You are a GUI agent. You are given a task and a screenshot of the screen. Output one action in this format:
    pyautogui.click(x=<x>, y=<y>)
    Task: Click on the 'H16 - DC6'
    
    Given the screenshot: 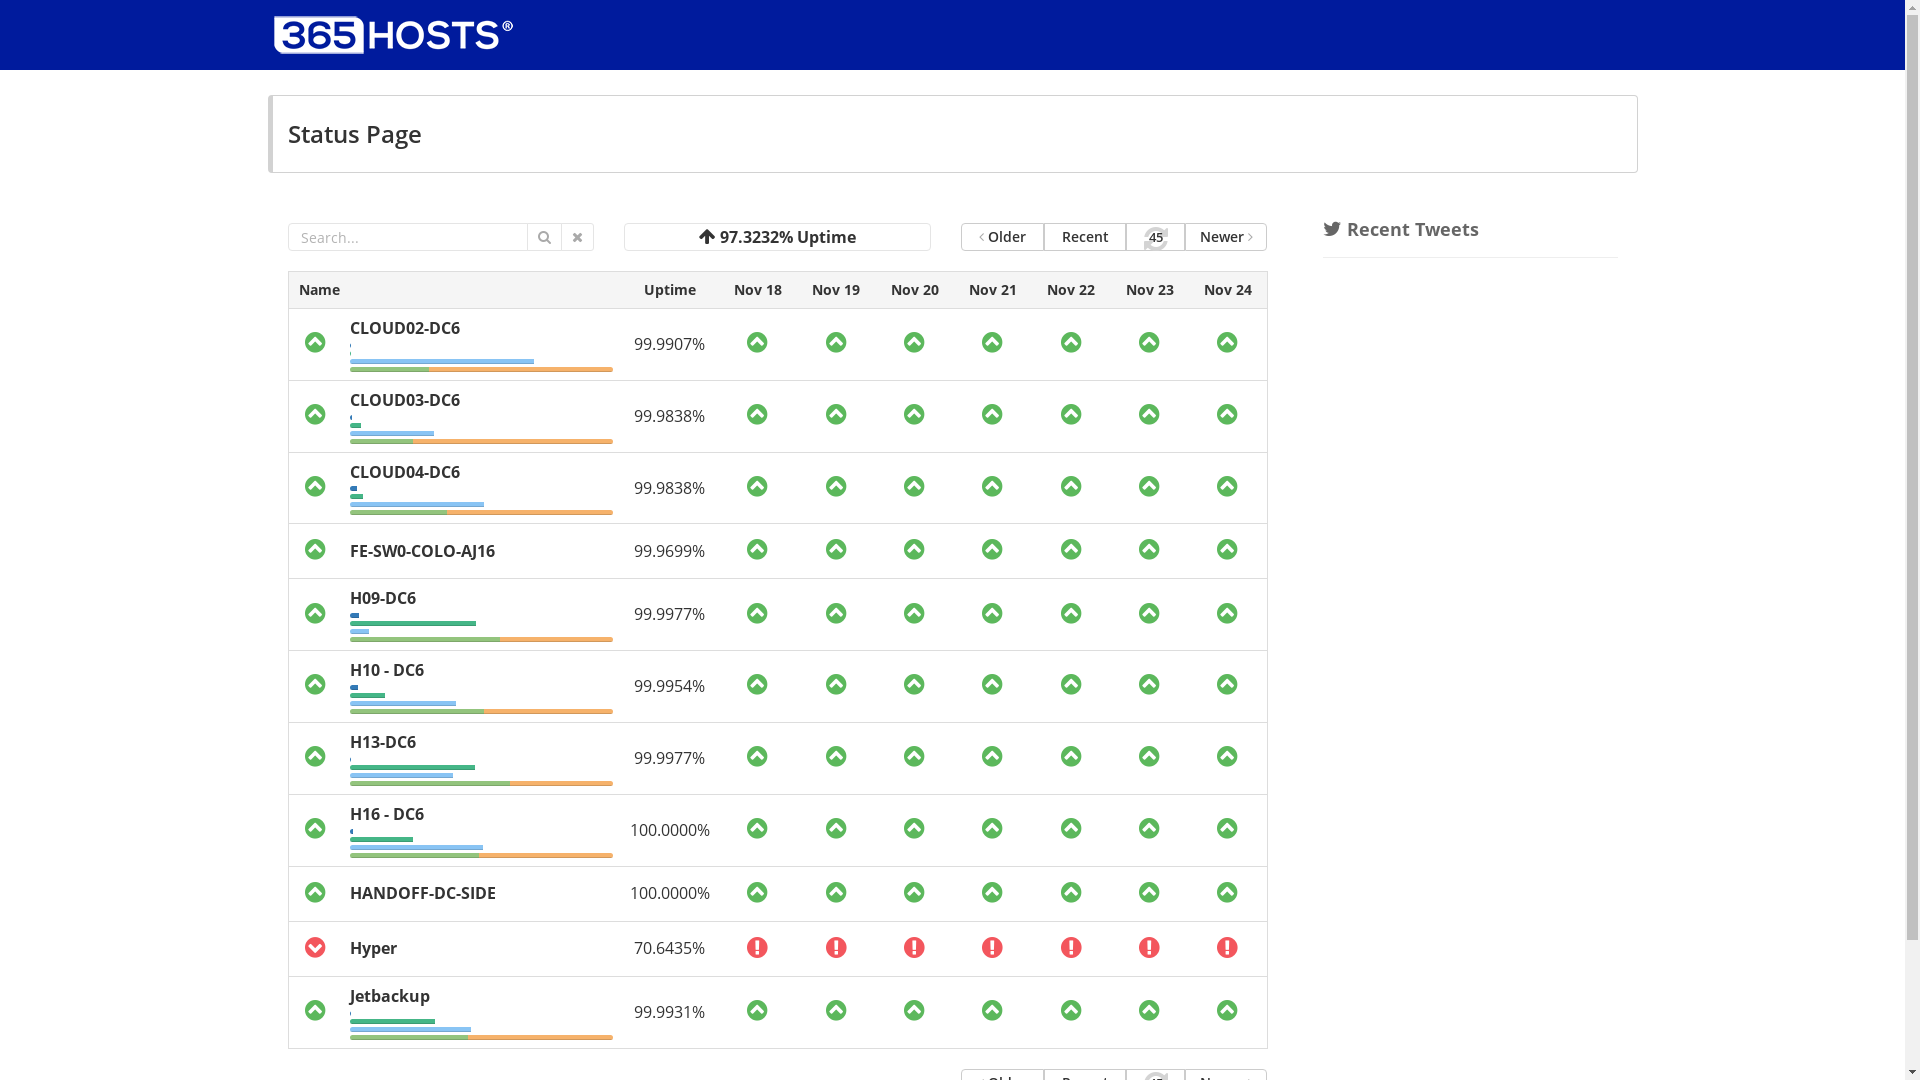 What is the action you would take?
    pyautogui.click(x=387, y=813)
    